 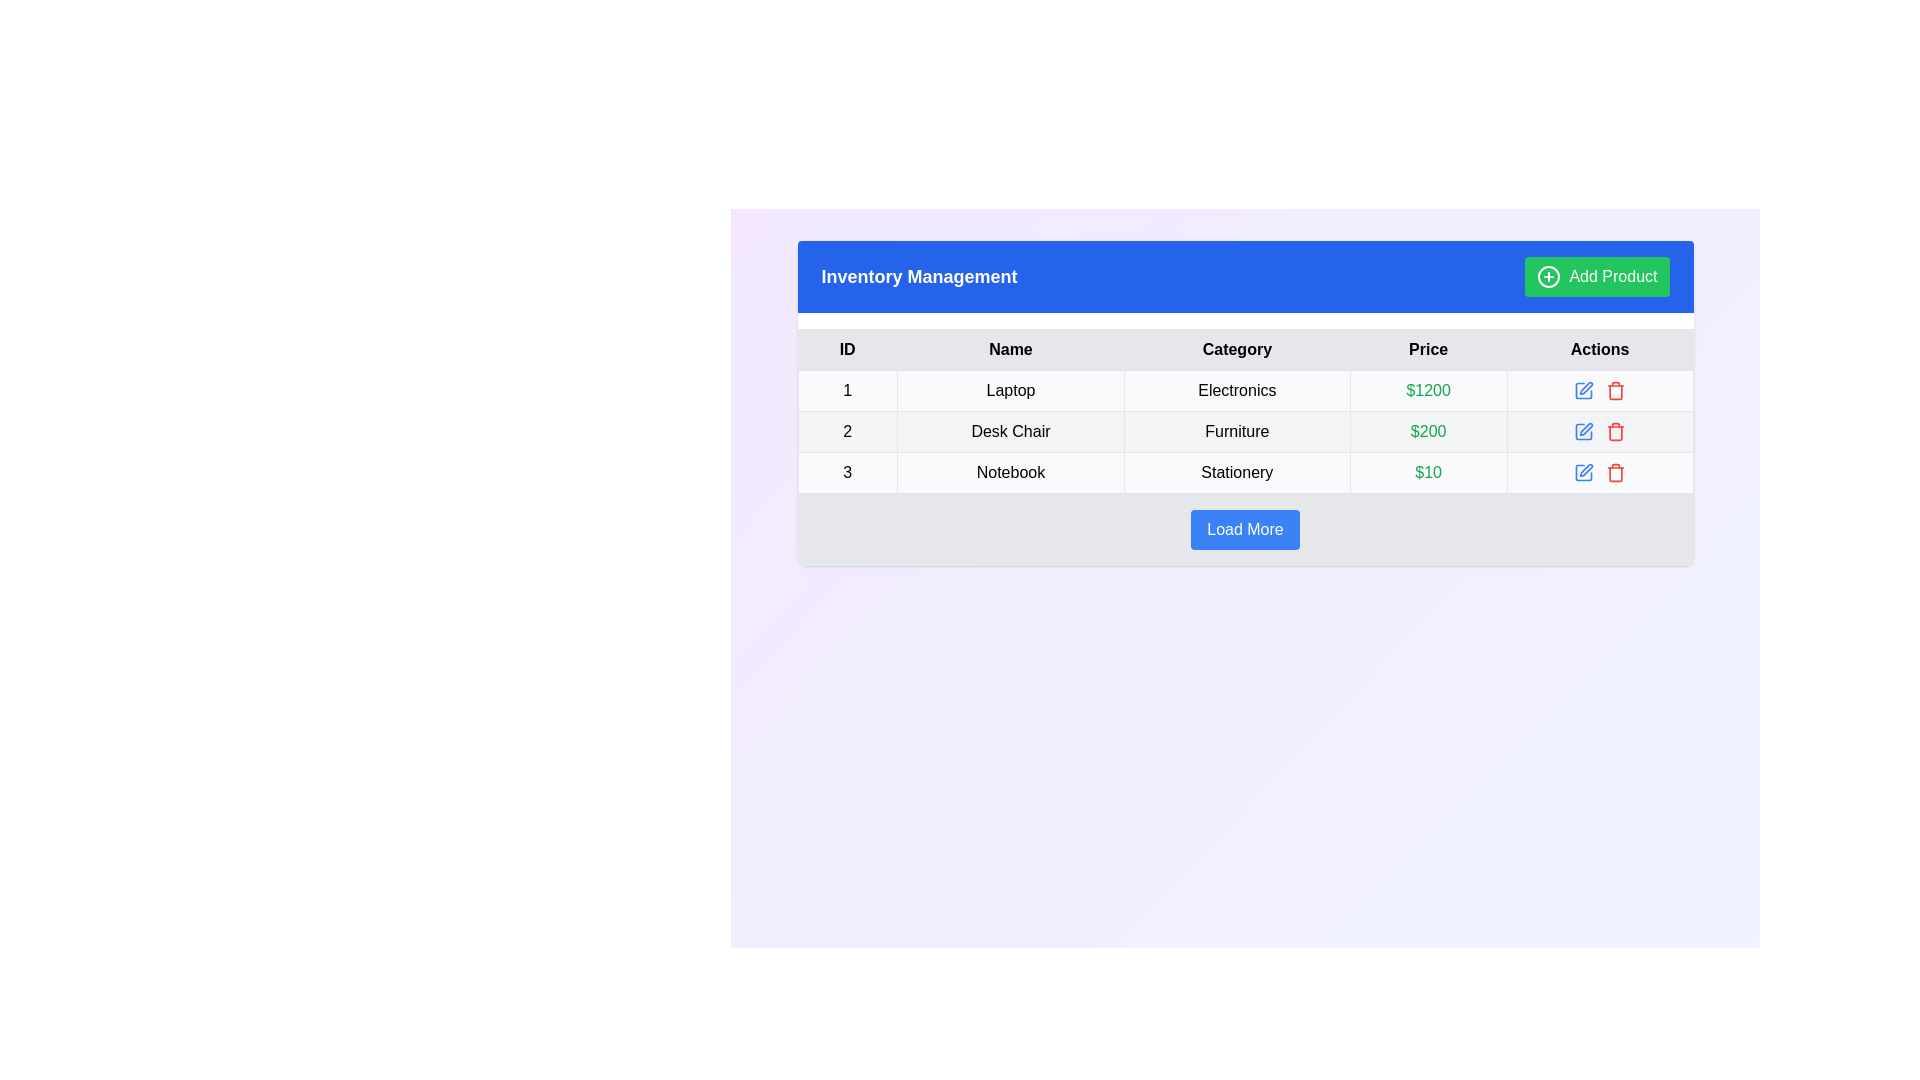 What do you see at coordinates (1583, 473) in the screenshot?
I see `the Icon button located in the Actions column of the last row in the table` at bounding box center [1583, 473].